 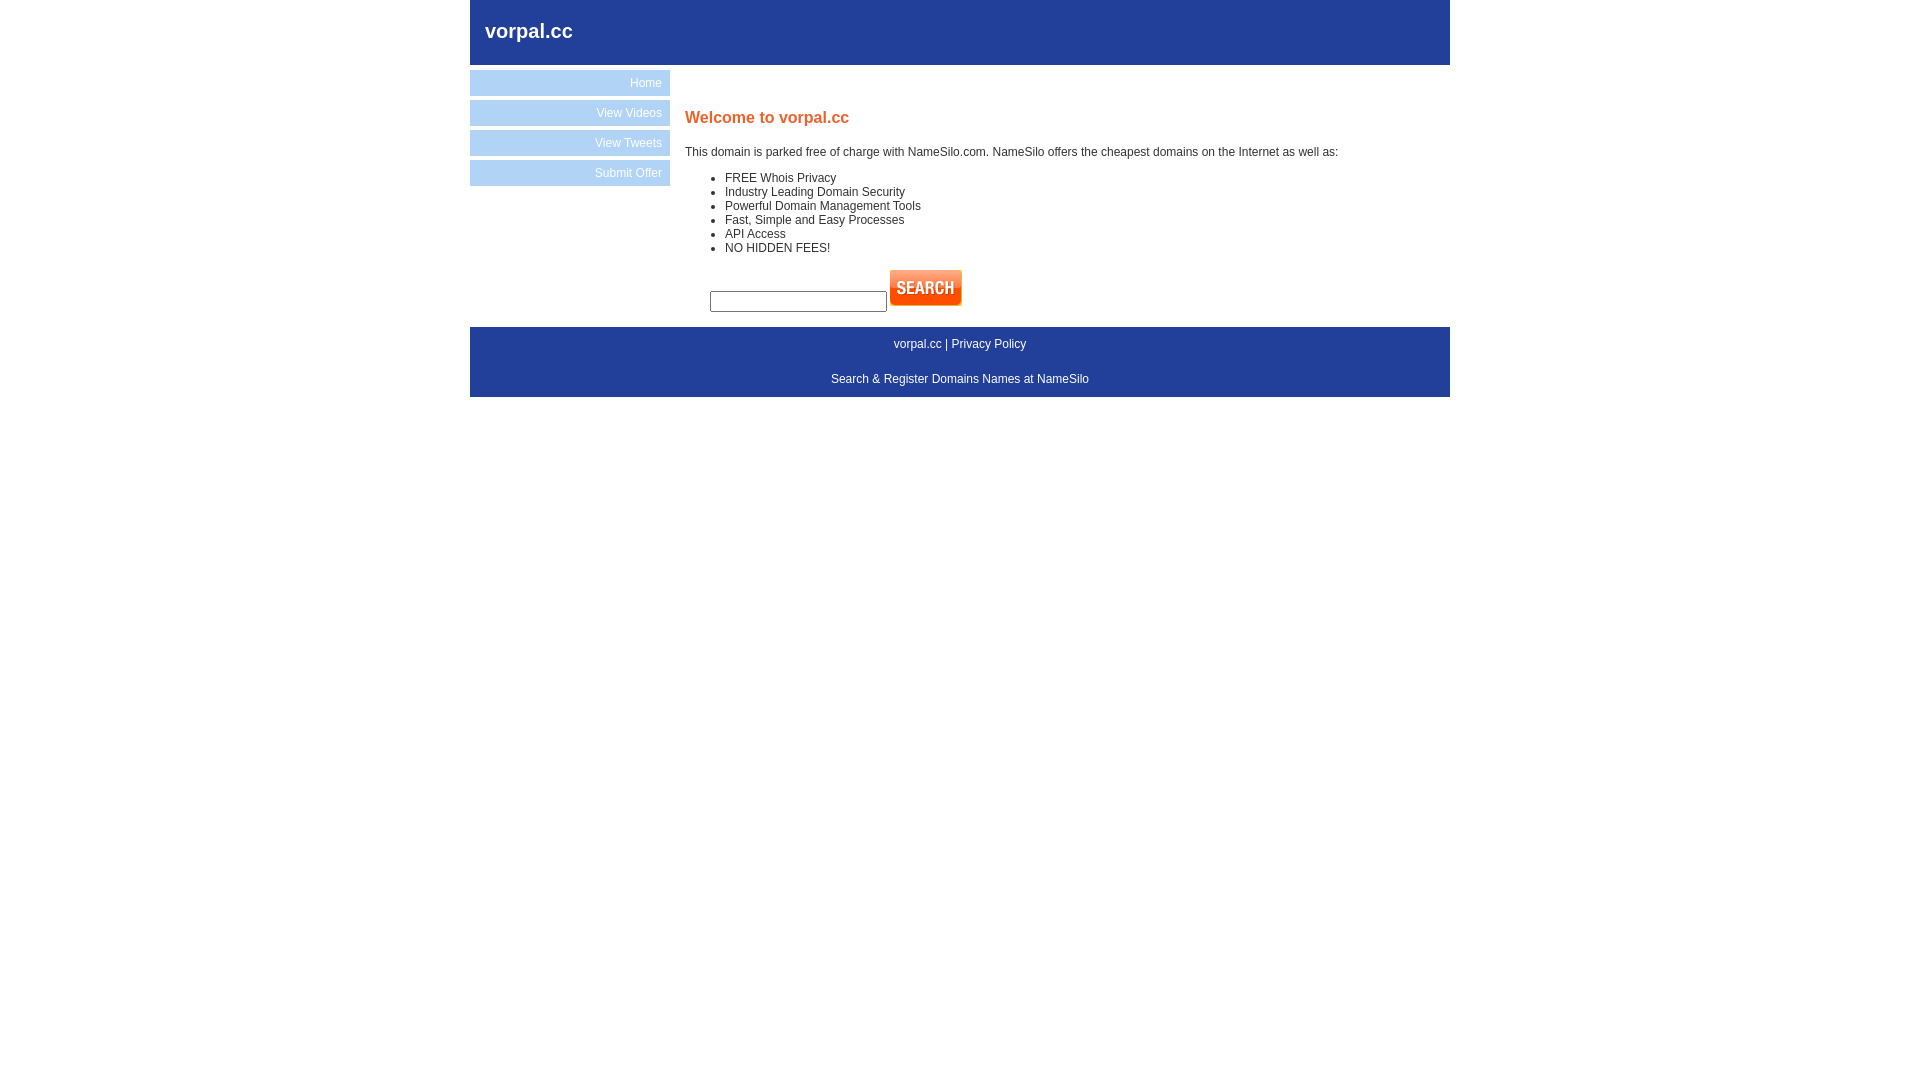 I want to click on 'View Tweets', so click(x=569, y=141).